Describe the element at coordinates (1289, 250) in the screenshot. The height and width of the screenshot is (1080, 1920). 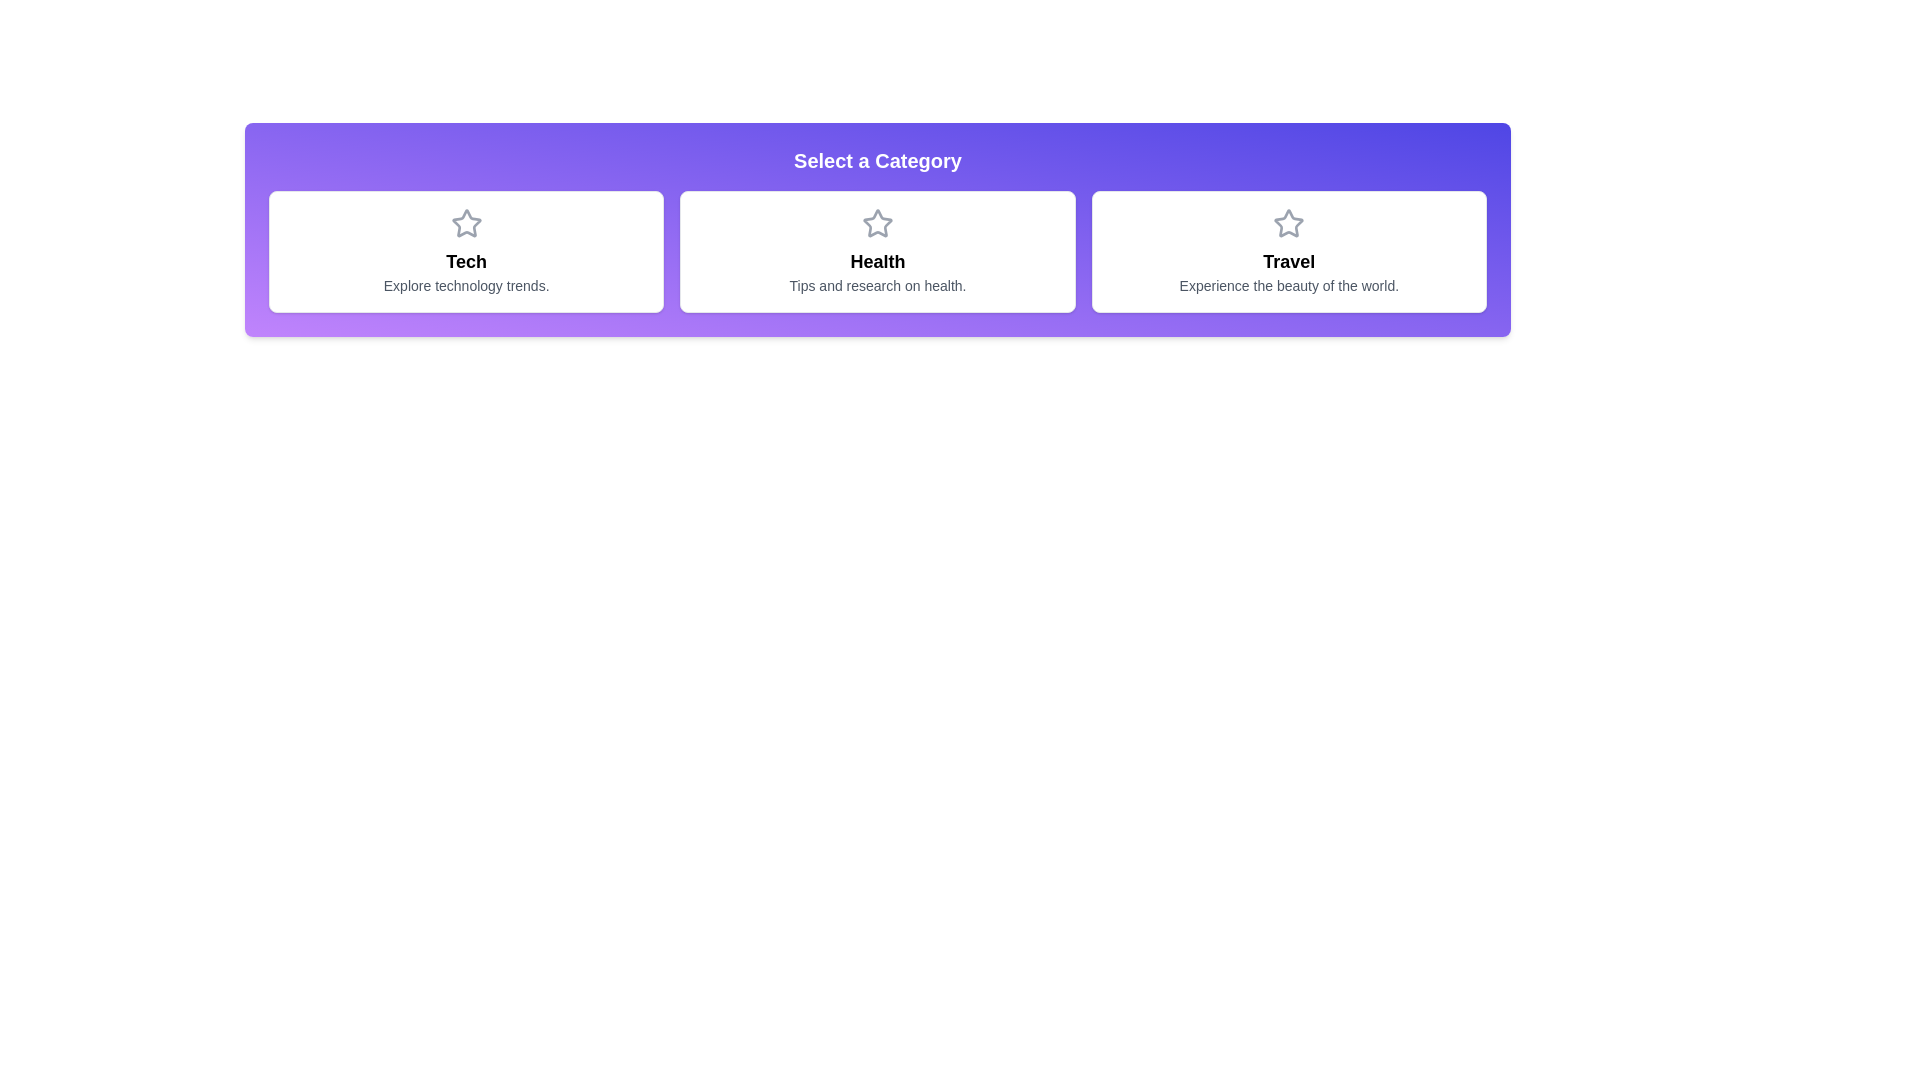
I see `the 'Travel' category button-like card UI element, which is the third card in a horizontal series of three cards under the header 'Select a Category'` at that location.